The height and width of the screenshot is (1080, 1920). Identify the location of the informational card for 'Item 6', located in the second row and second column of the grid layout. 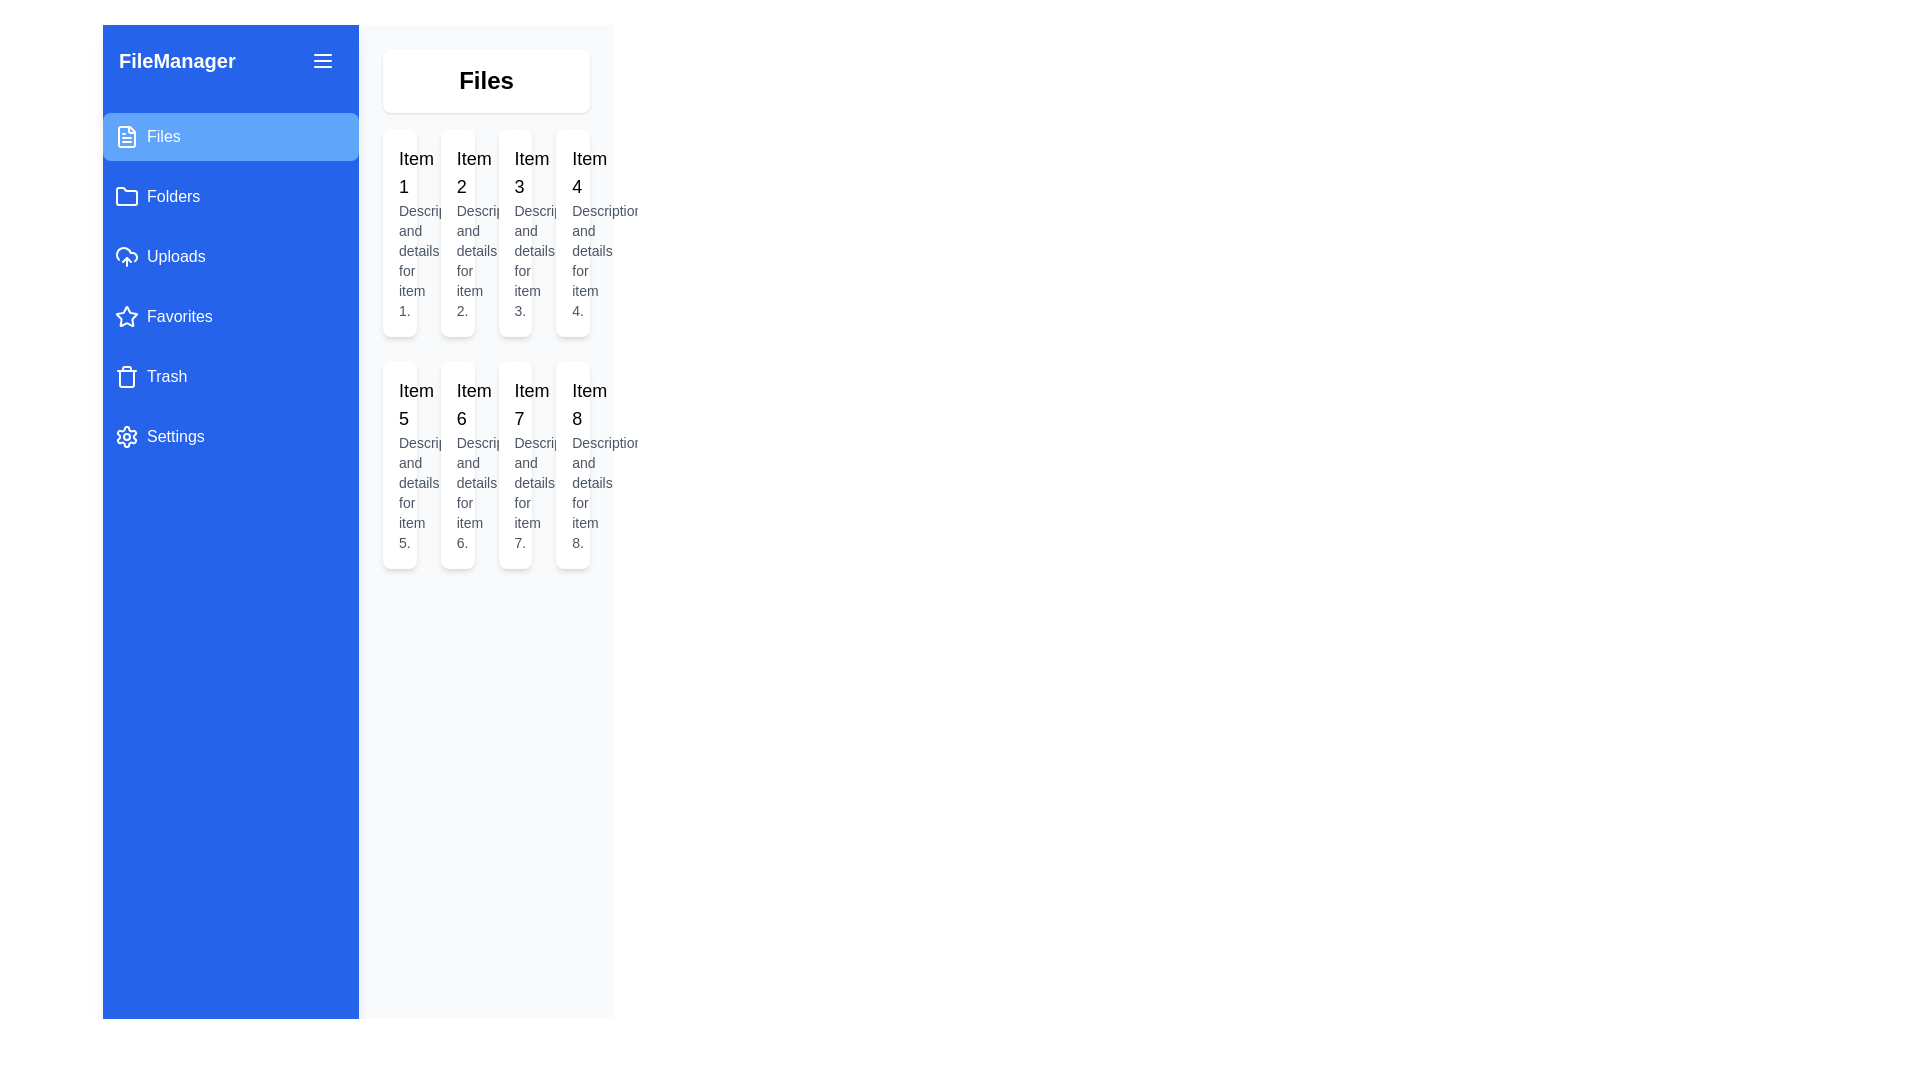
(456, 465).